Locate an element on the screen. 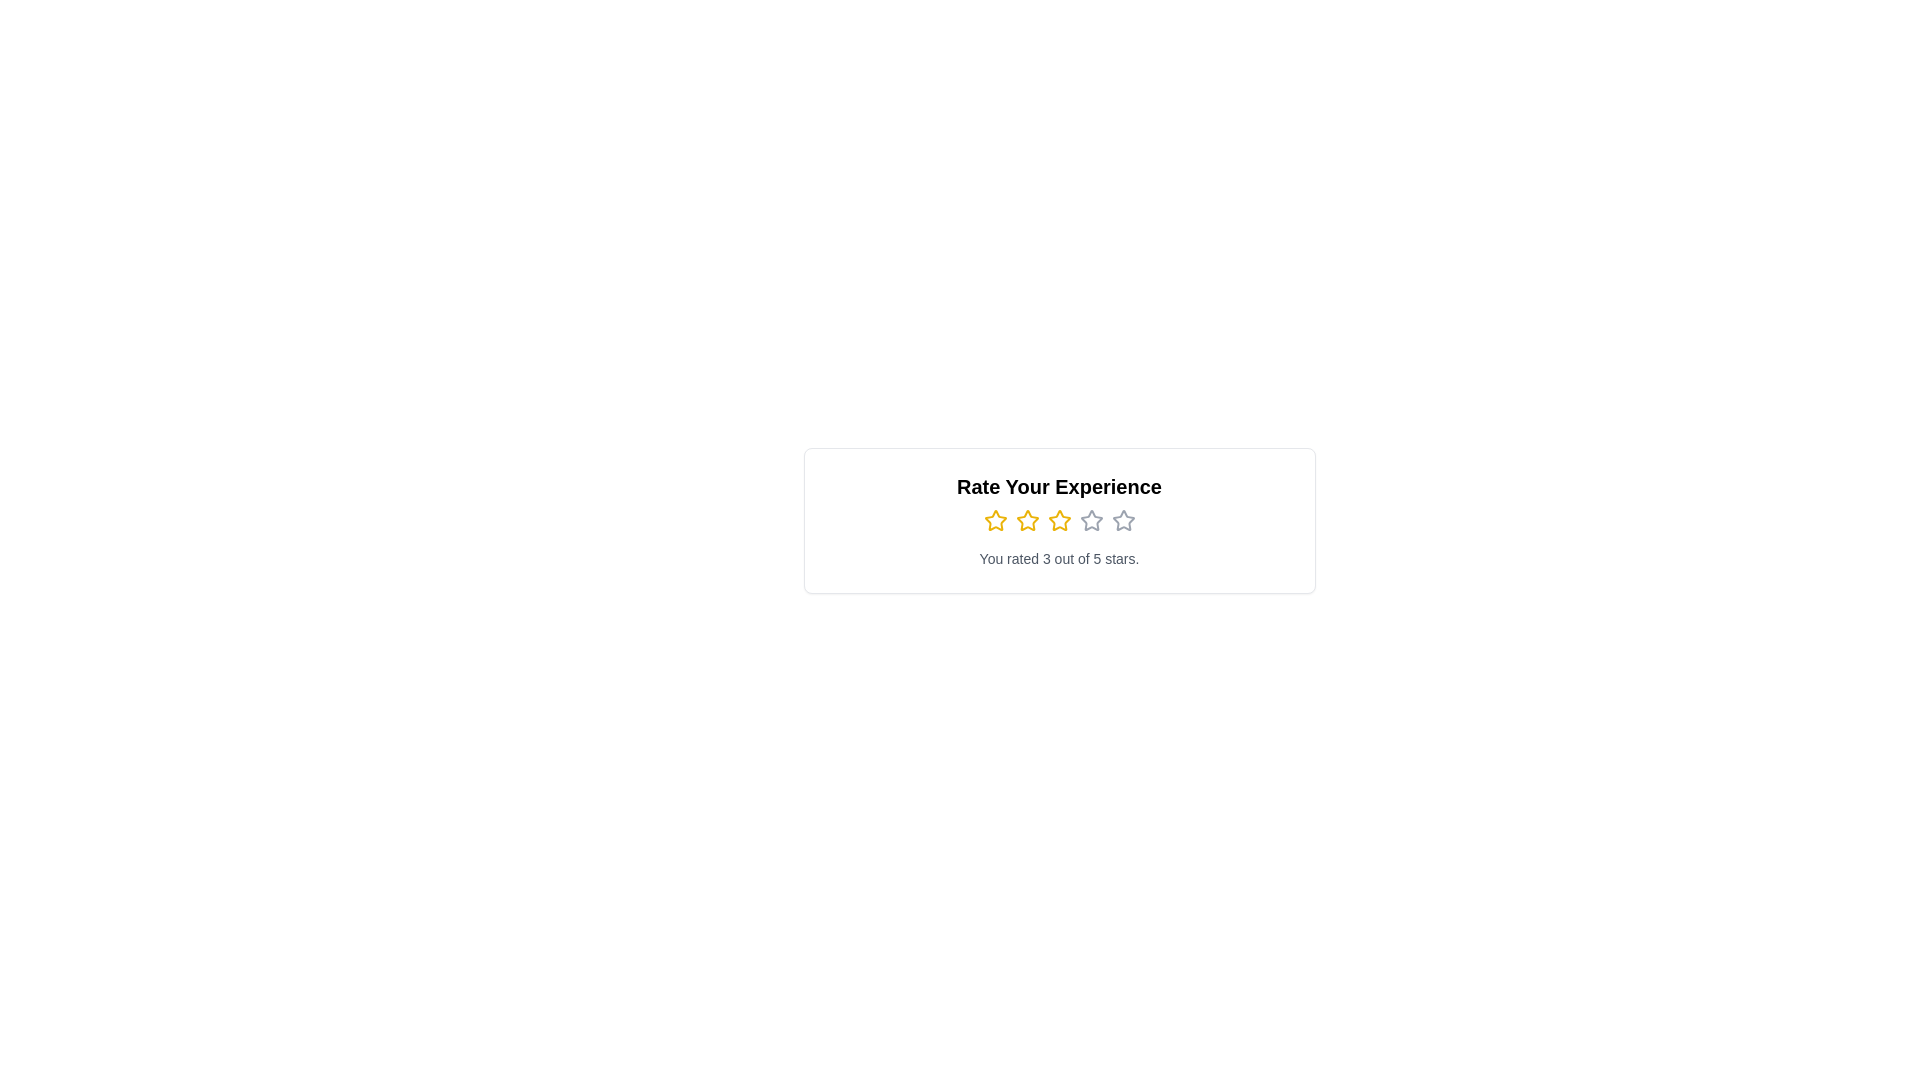 Image resolution: width=1920 pixels, height=1080 pixels. the third star in the Rating Star element, which is highlighted in yellow and located below the 'Rate Your Experience' text is located at coordinates (1058, 519).